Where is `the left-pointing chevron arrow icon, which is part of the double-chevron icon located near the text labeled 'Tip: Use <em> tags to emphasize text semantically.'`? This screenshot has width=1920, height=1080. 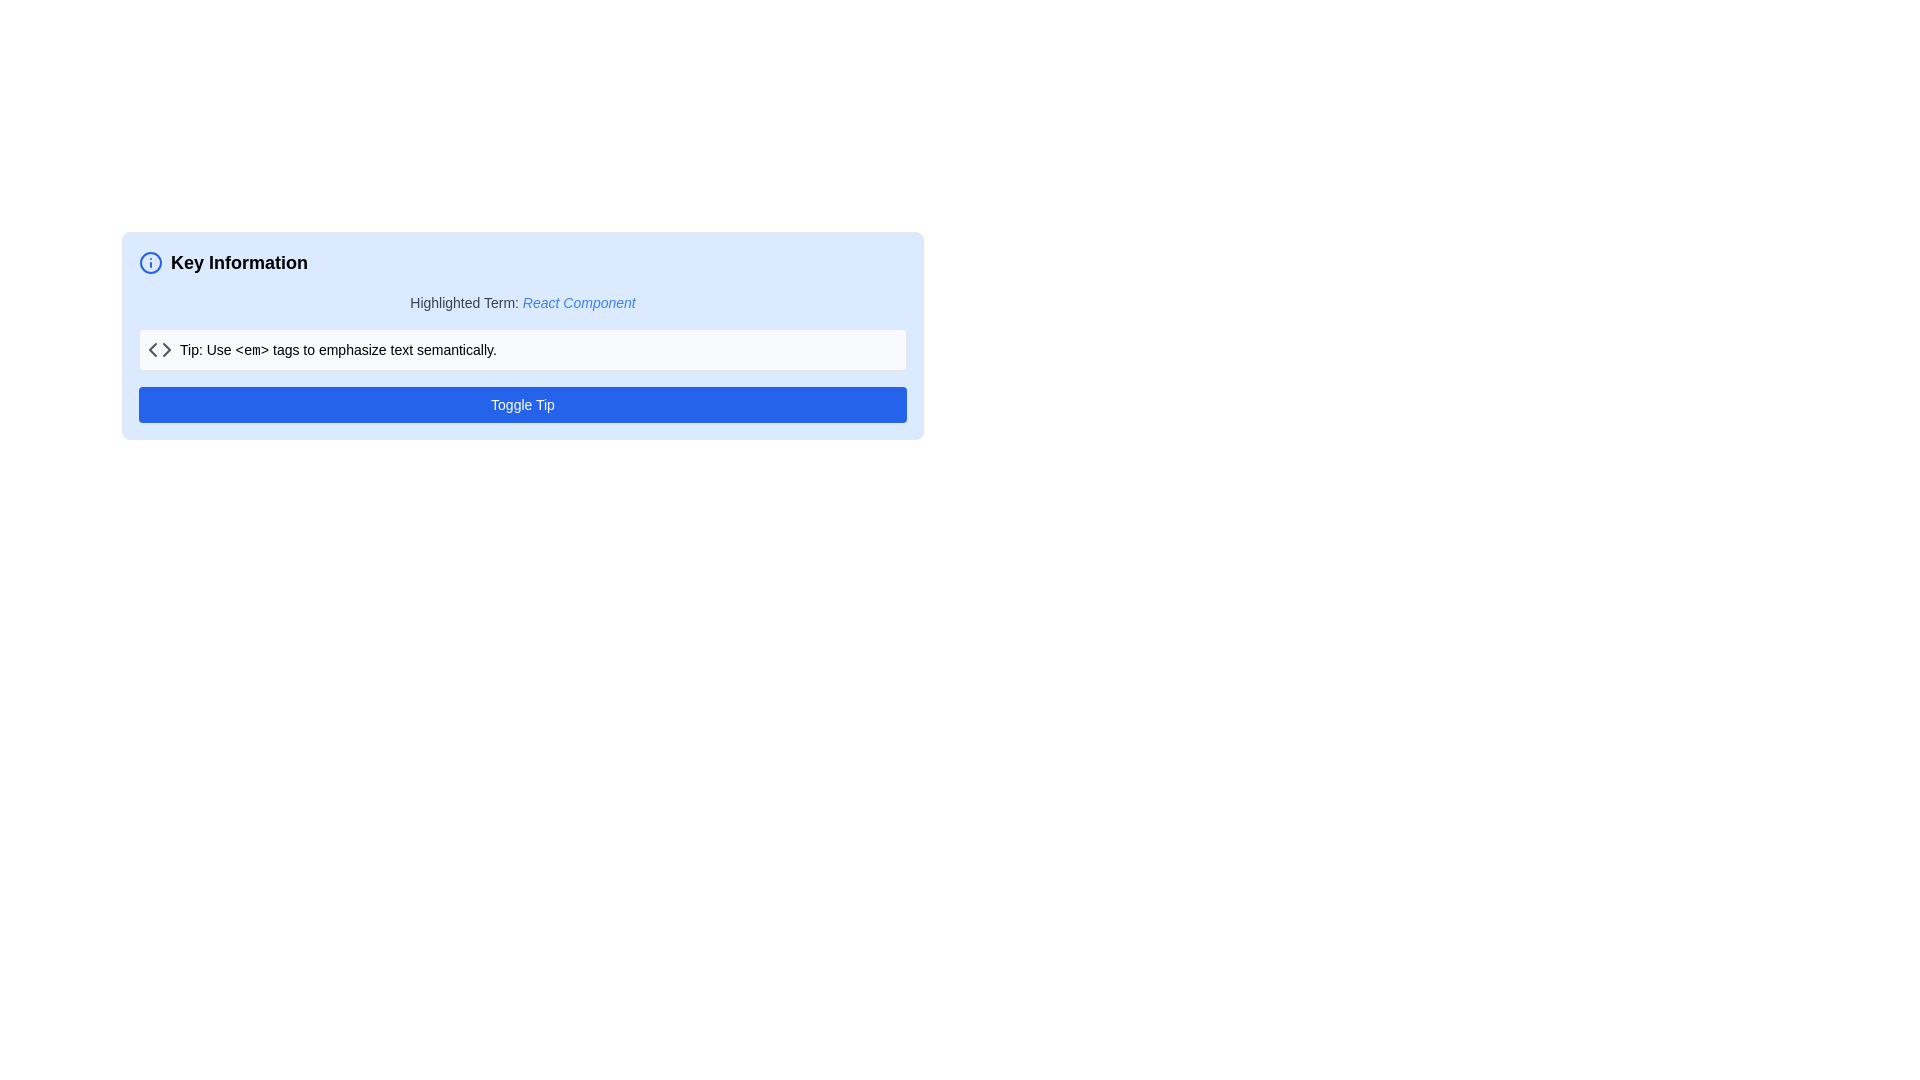 the left-pointing chevron arrow icon, which is part of the double-chevron icon located near the text labeled 'Tip: Use <em> tags to emphasize text semantically.' is located at coordinates (152, 349).